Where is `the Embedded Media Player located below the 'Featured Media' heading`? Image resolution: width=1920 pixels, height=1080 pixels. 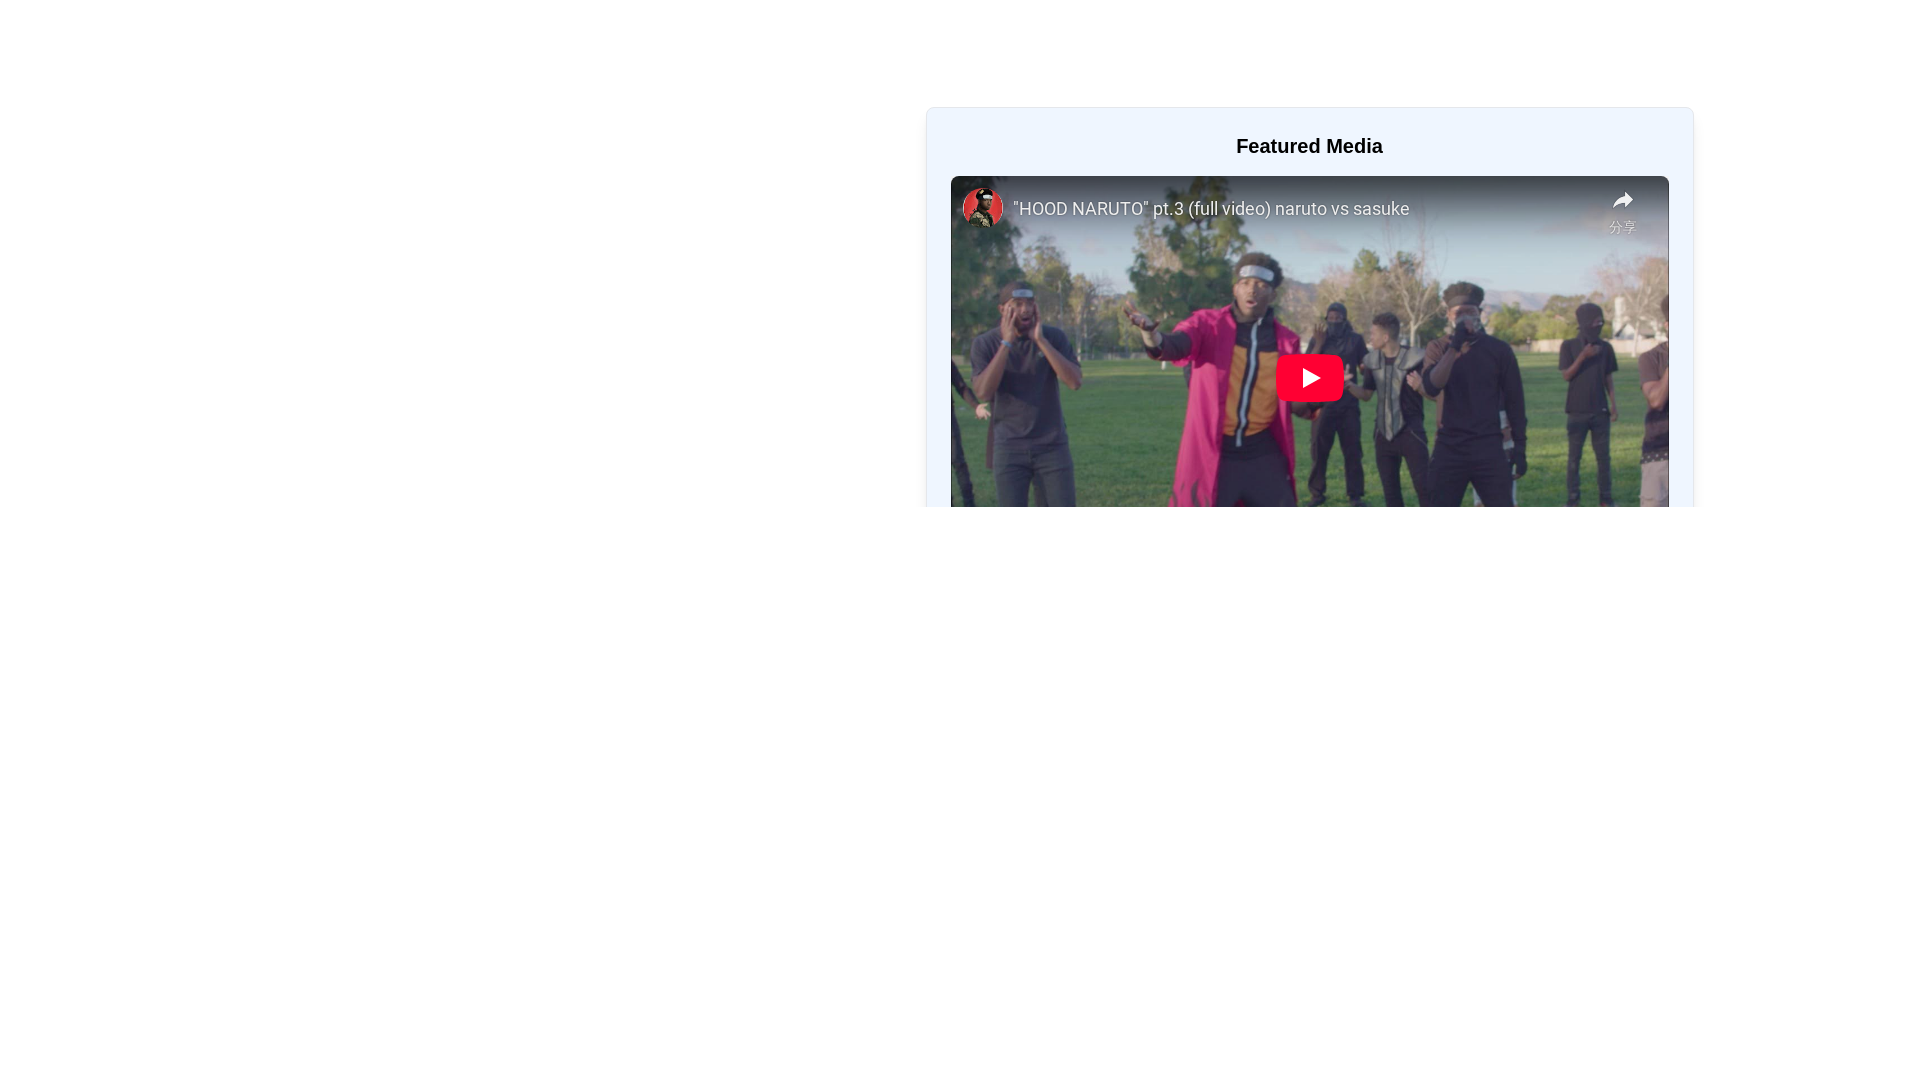
the Embedded Media Player located below the 'Featured Media' heading is located at coordinates (1309, 377).